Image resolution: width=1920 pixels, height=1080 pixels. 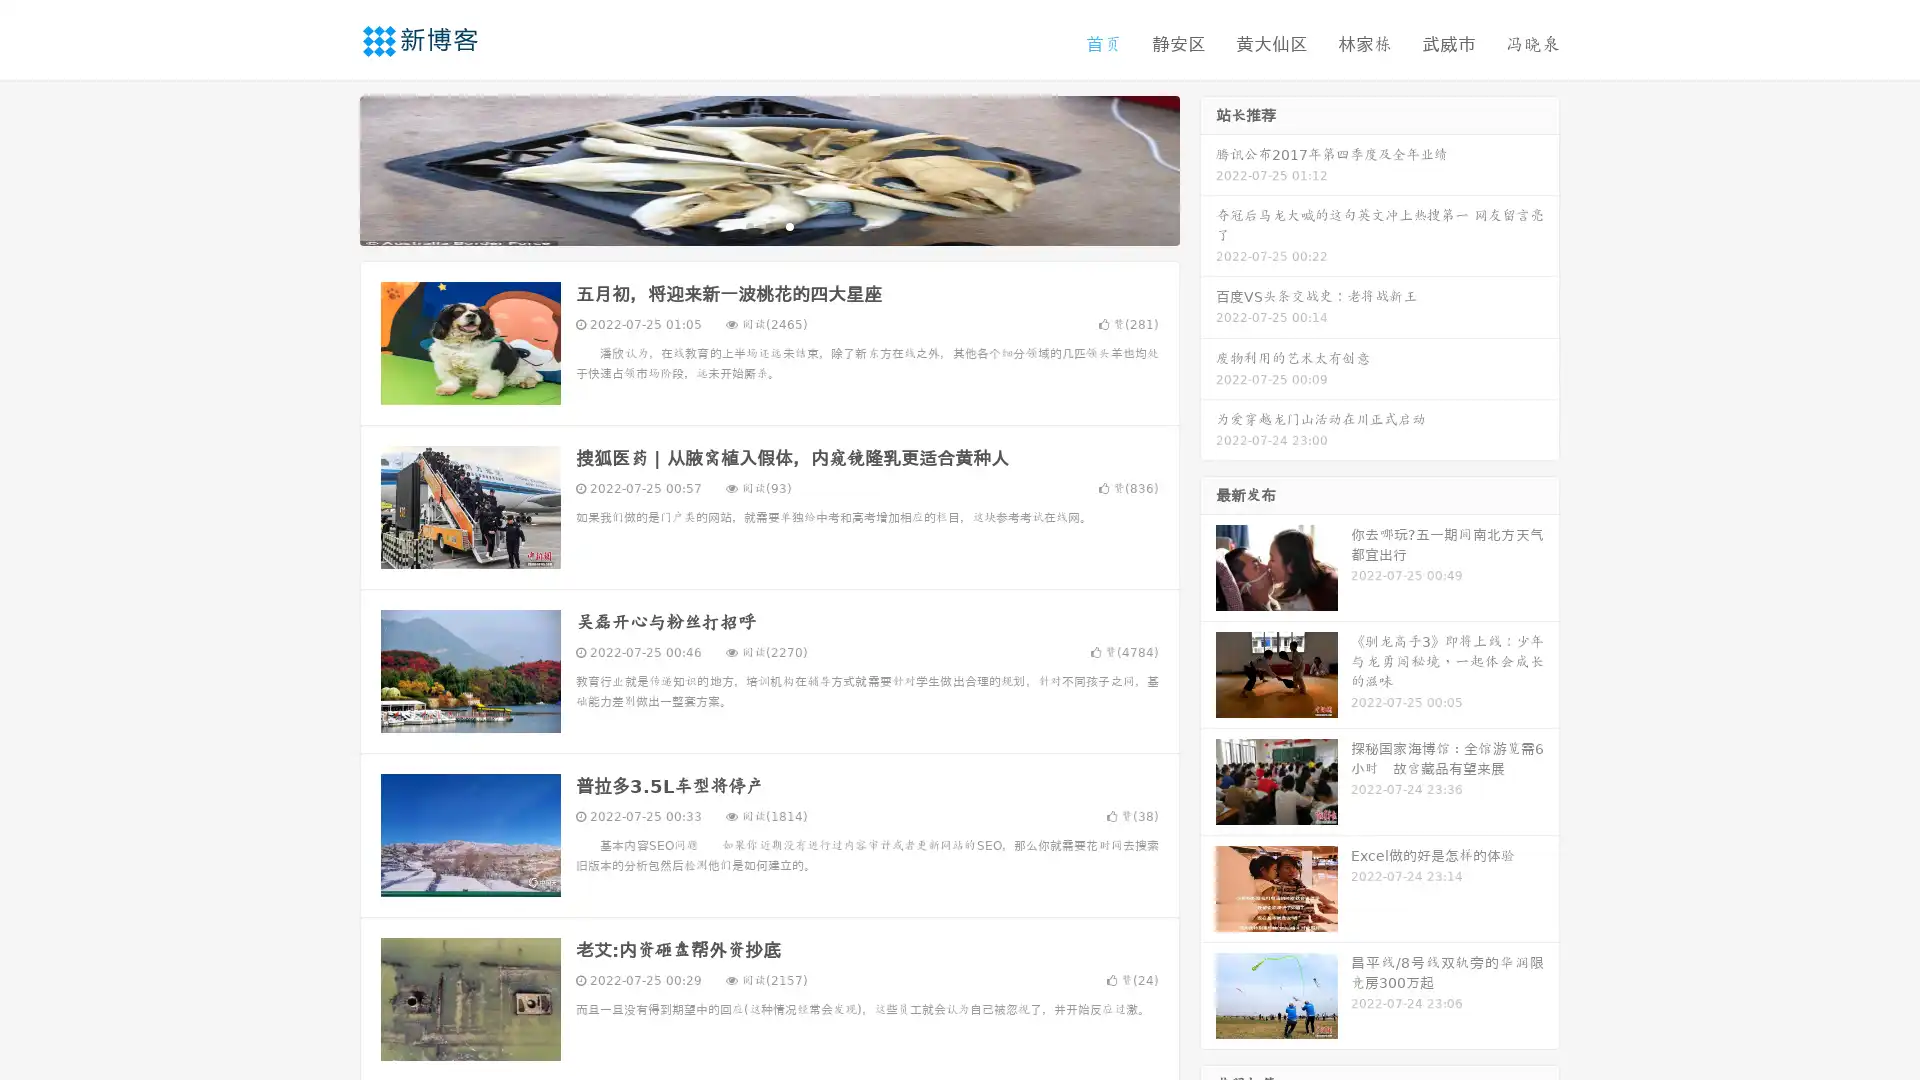 I want to click on Go to slide 3, so click(x=789, y=225).